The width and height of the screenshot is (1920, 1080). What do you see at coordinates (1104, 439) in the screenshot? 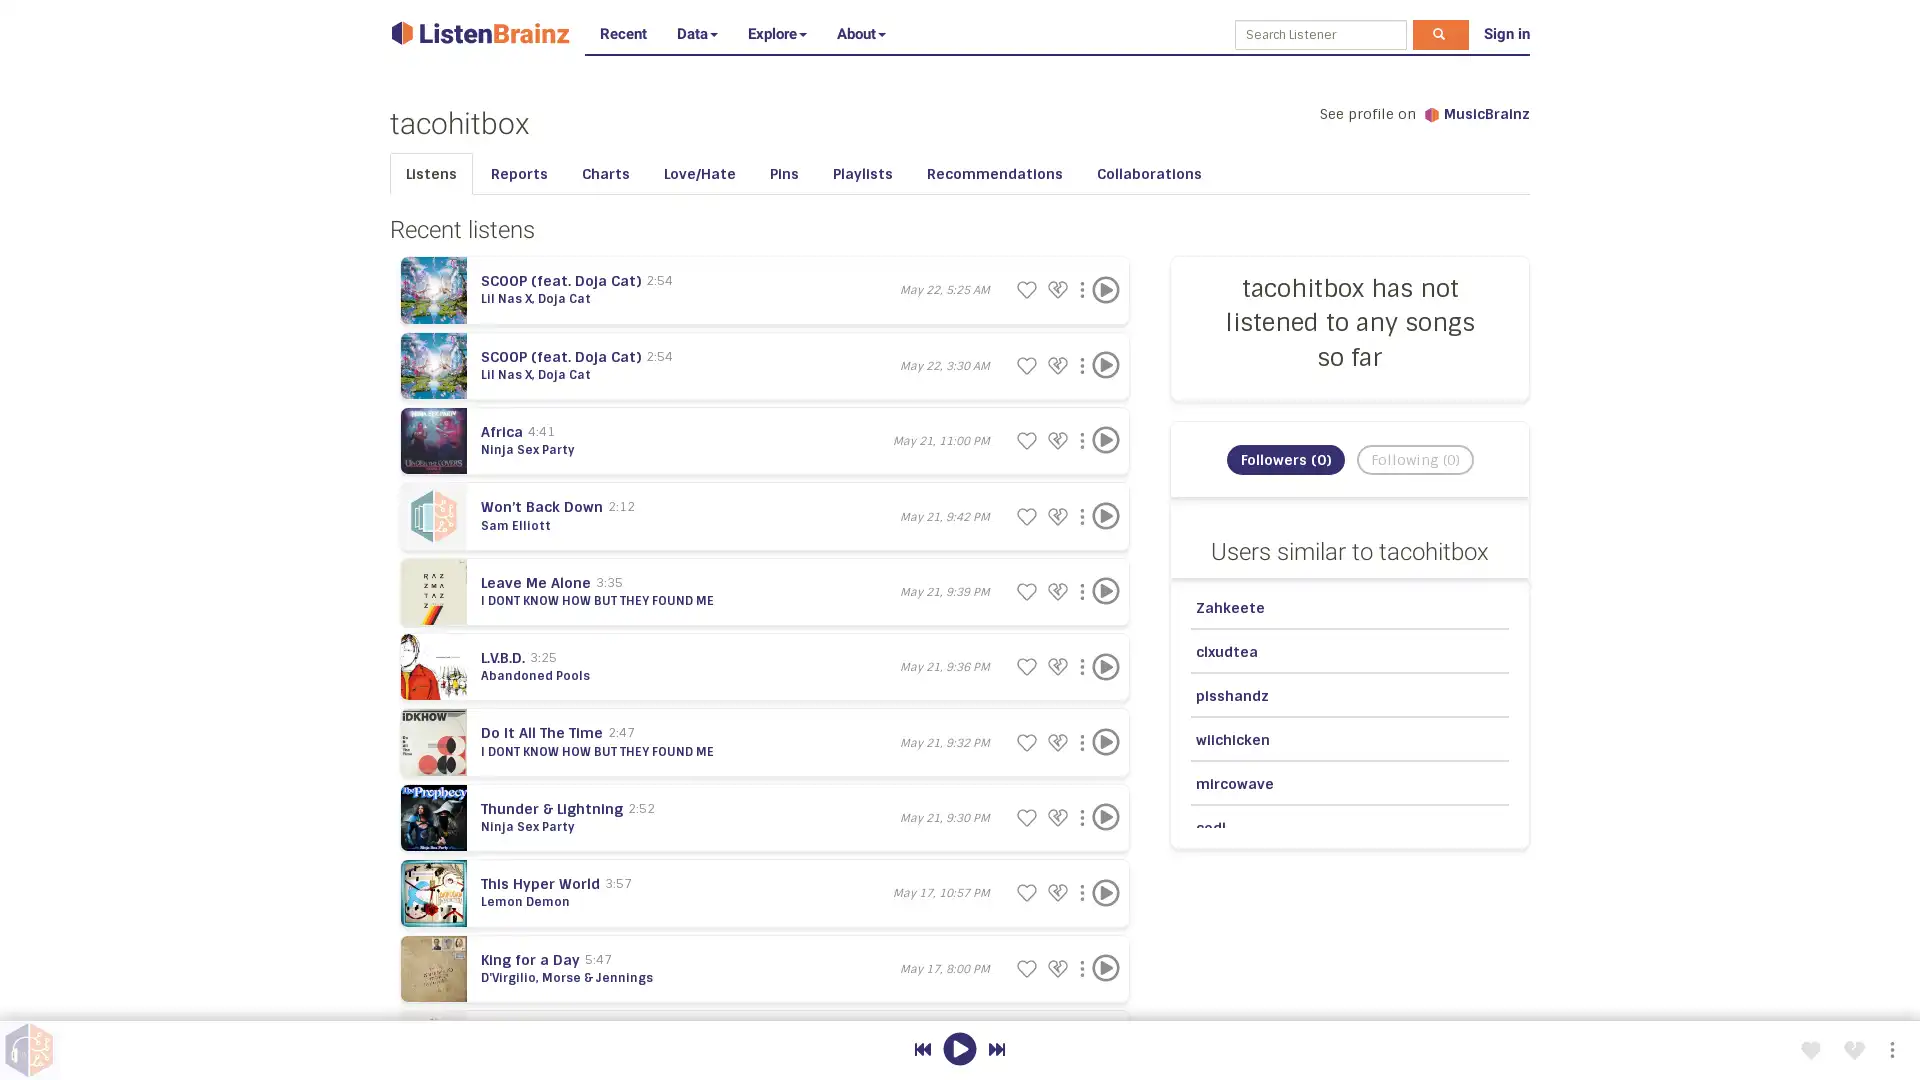
I see `Play` at bounding box center [1104, 439].